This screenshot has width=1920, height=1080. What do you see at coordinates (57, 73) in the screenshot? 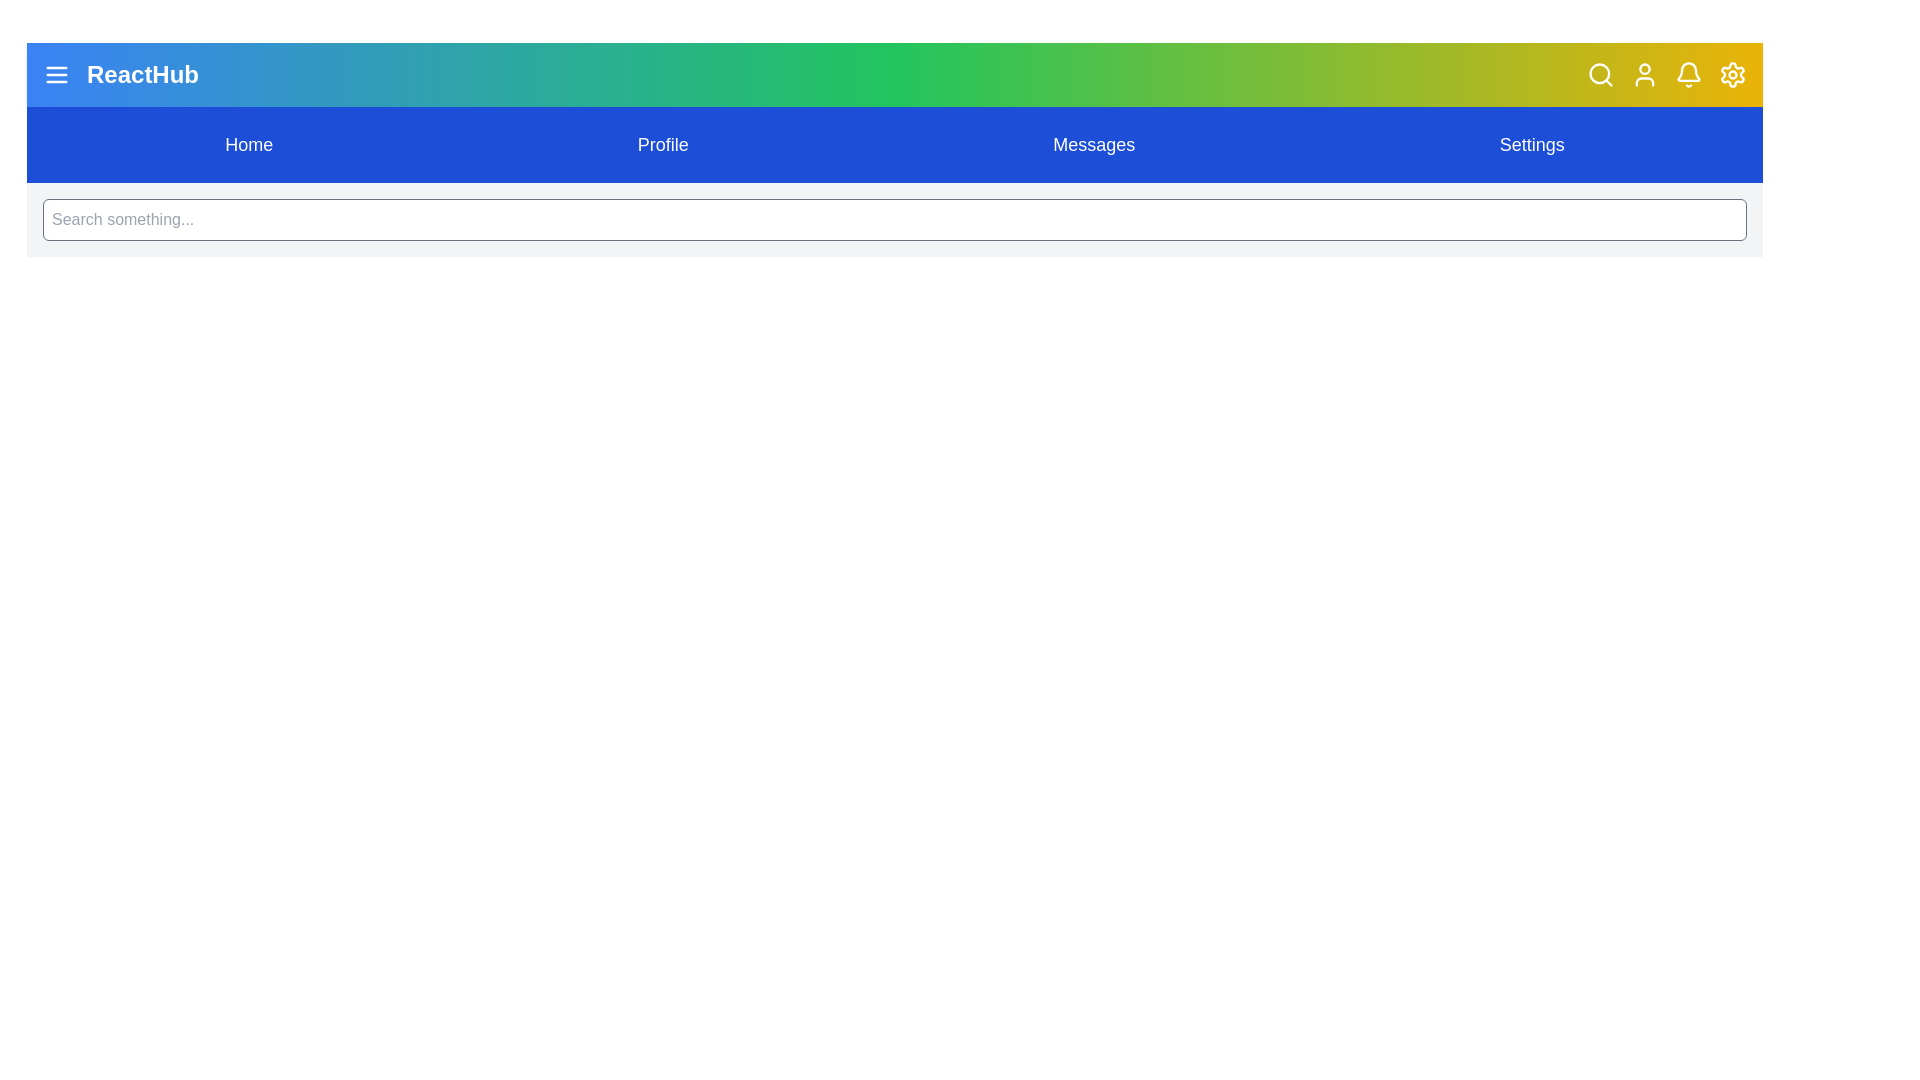
I see `the menu toggle button to toggle the menu visibility` at bounding box center [57, 73].